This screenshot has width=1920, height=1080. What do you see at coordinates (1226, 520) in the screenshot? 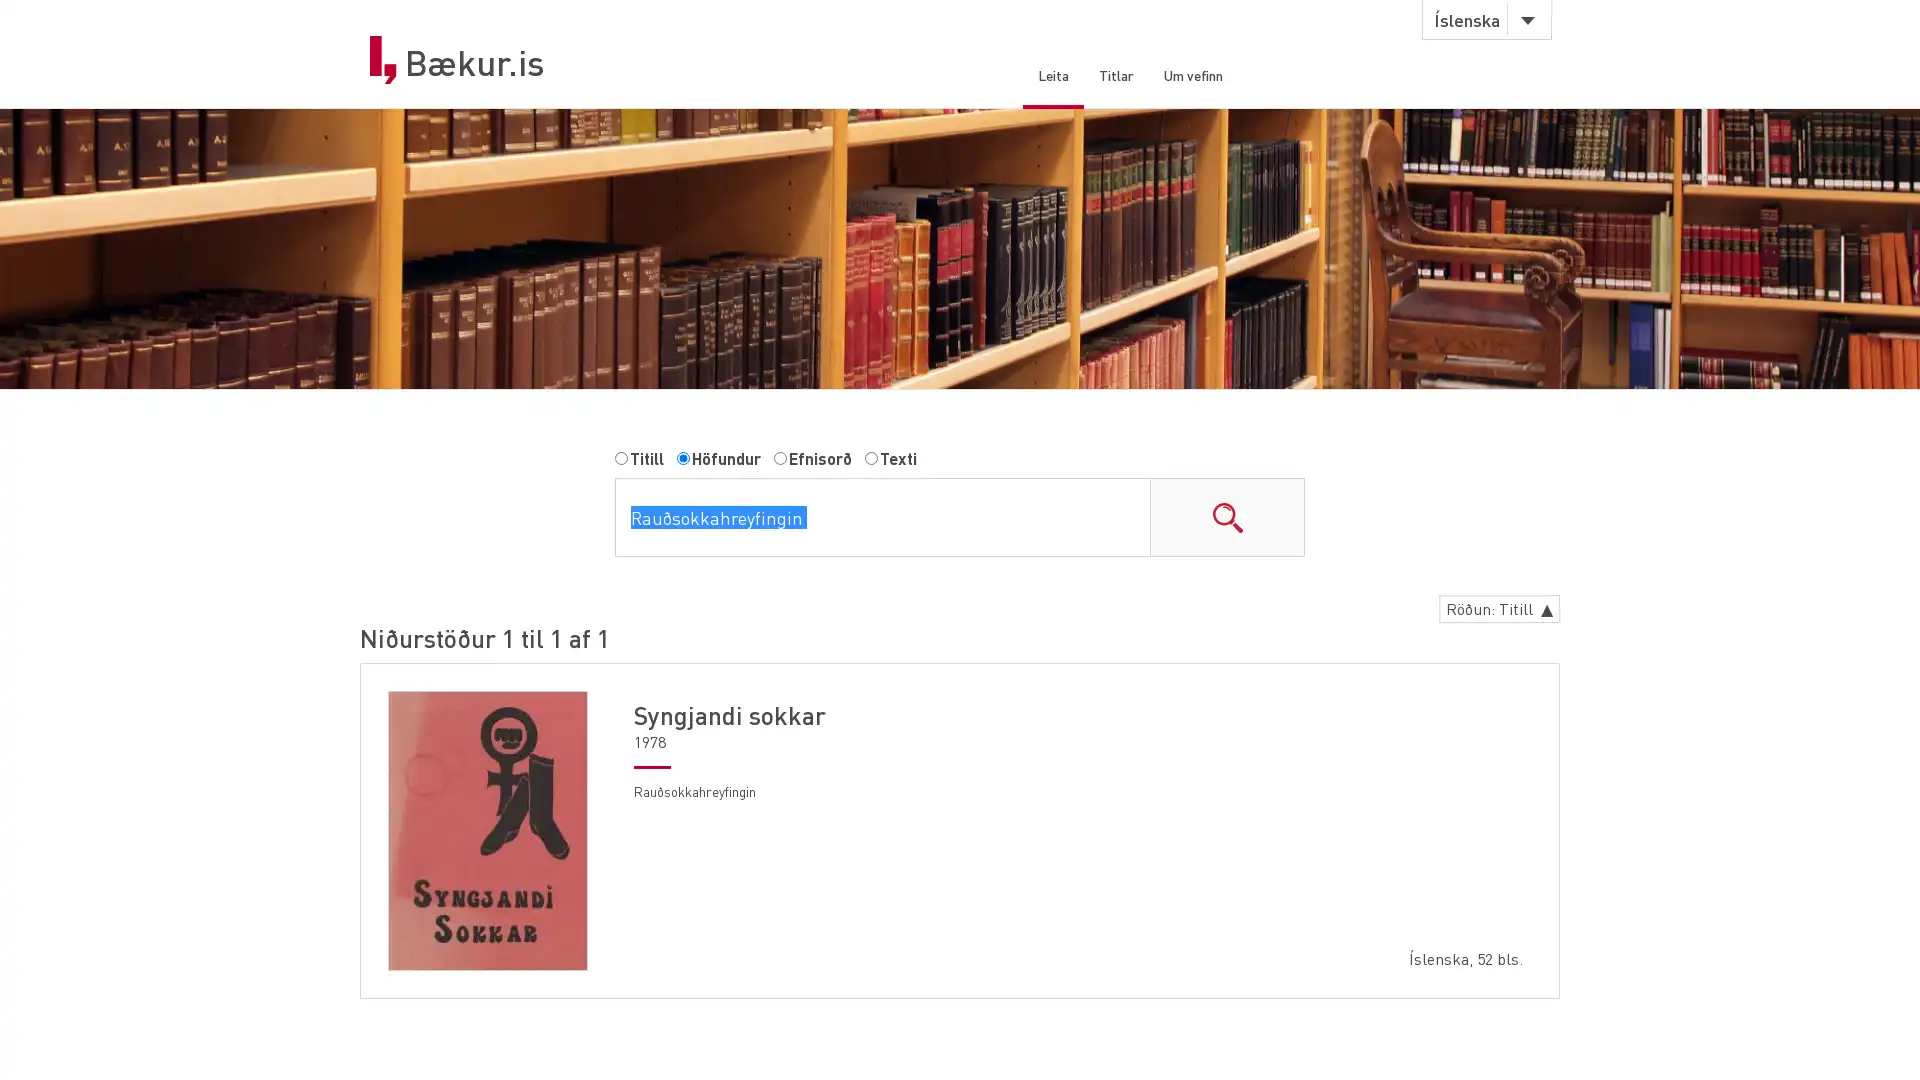
I see `search` at bounding box center [1226, 520].